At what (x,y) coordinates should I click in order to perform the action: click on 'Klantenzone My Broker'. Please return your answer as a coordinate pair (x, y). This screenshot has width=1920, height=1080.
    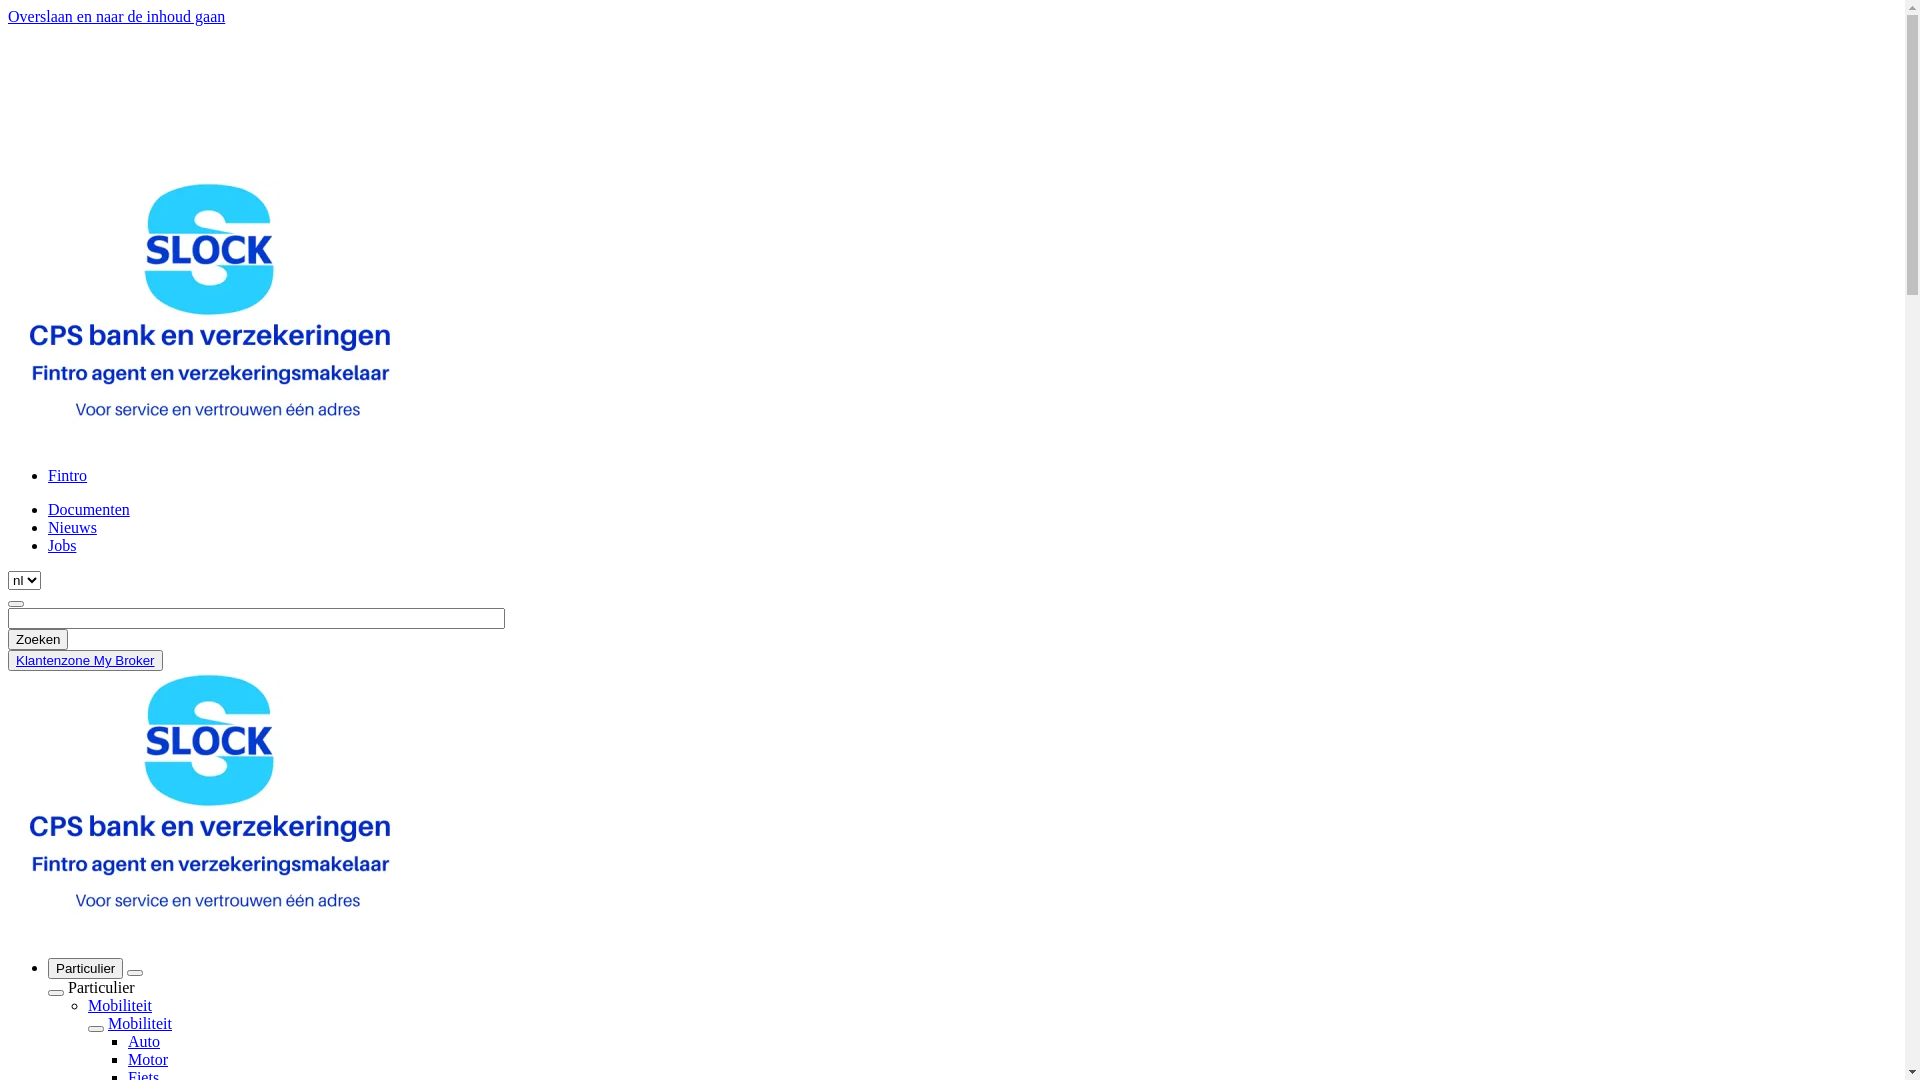
    Looking at the image, I should click on (15, 660).